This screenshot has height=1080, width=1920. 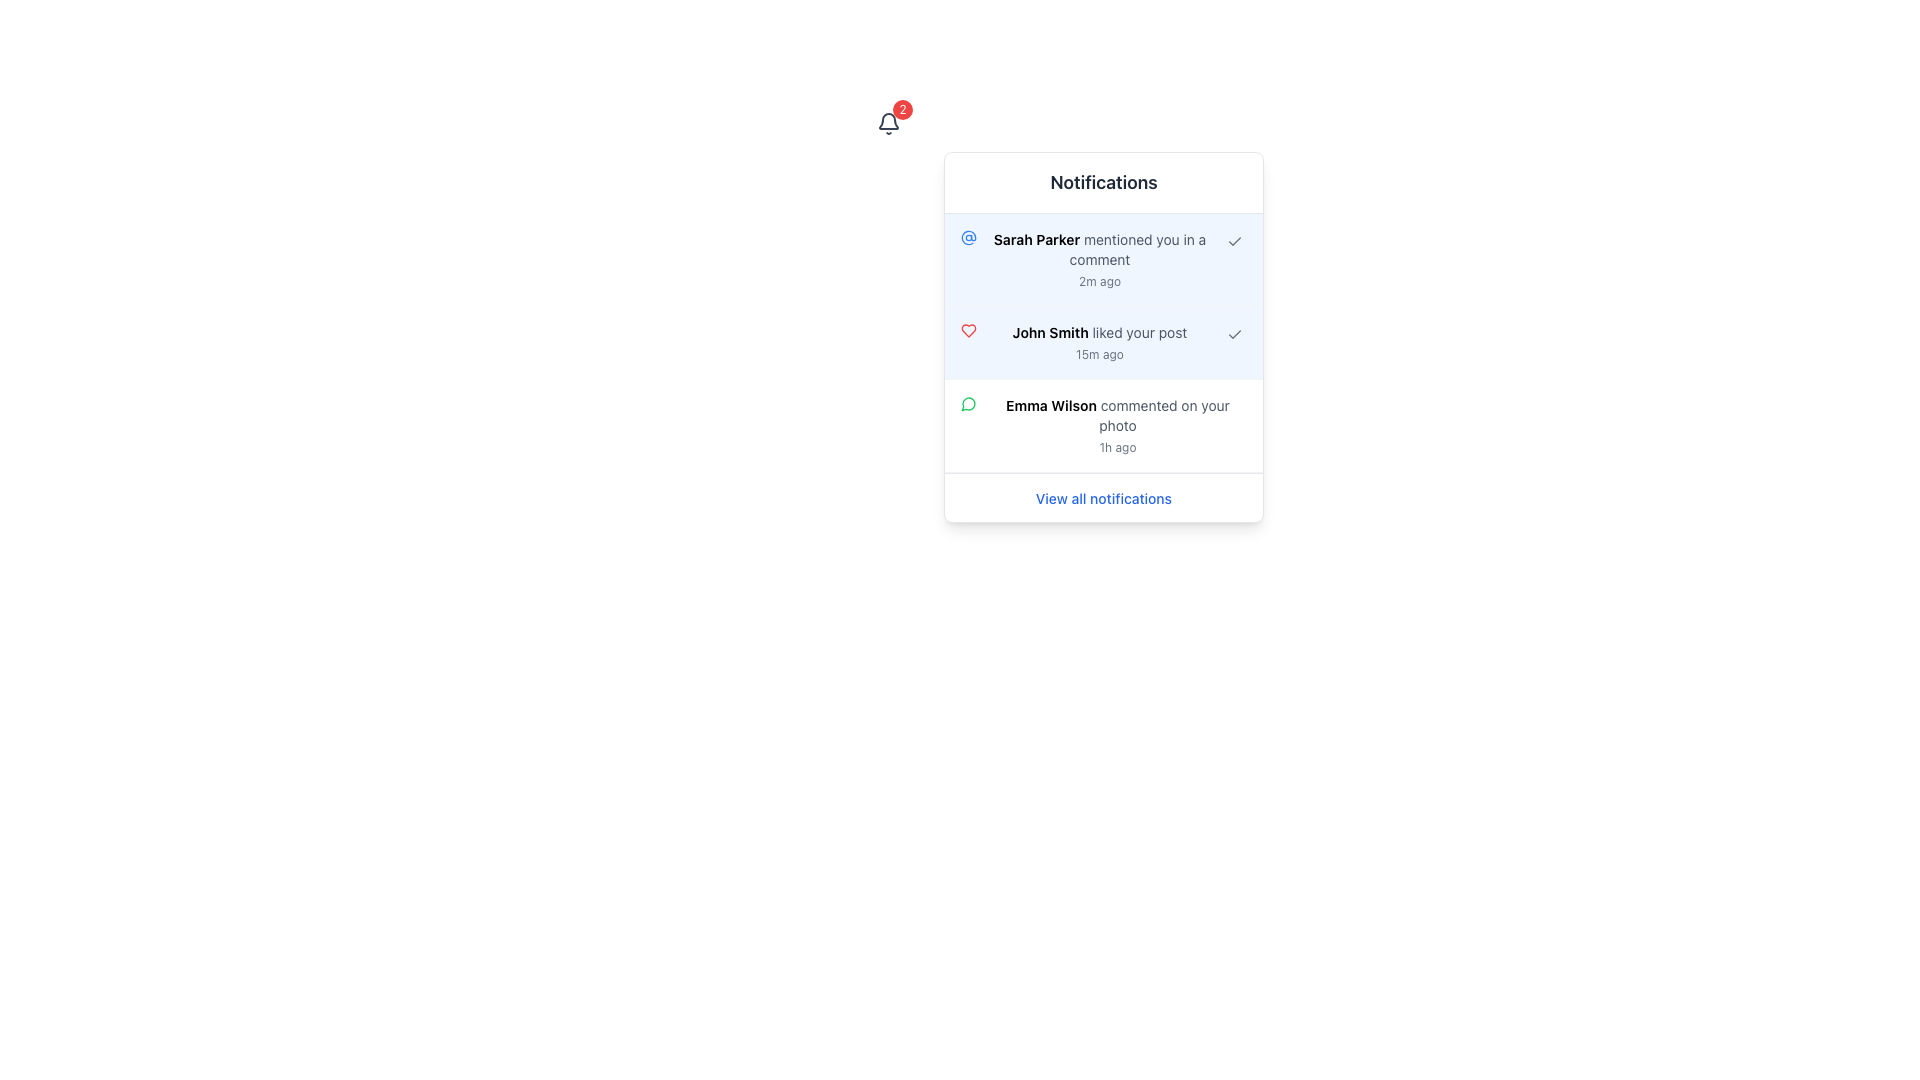 I want to click on text label displaying '1h ago', which is styled in gray and located below the notification text 'Emma Wilson commented on your photo.', so click(x=1117, y=446).